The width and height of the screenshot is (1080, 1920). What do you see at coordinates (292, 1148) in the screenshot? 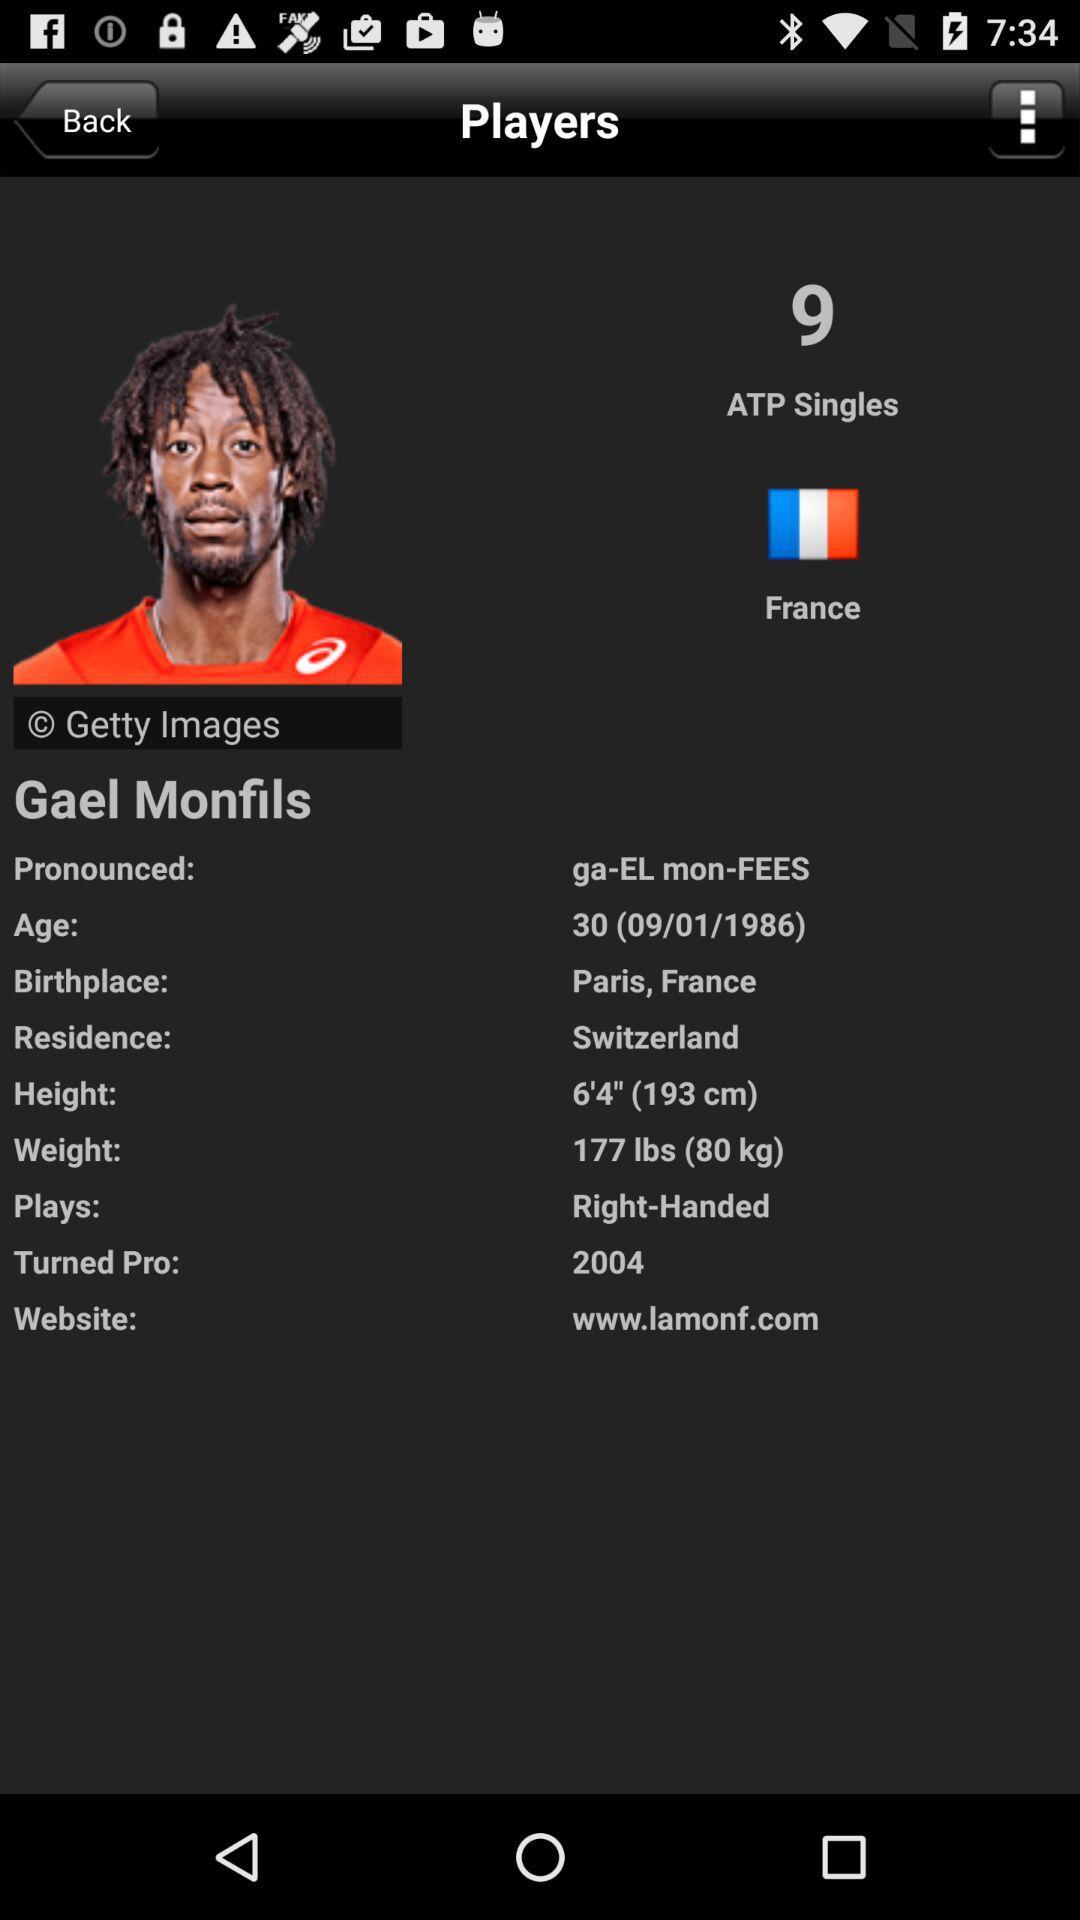
I see `app below the height: icon` at bounding box center [292, 1148].